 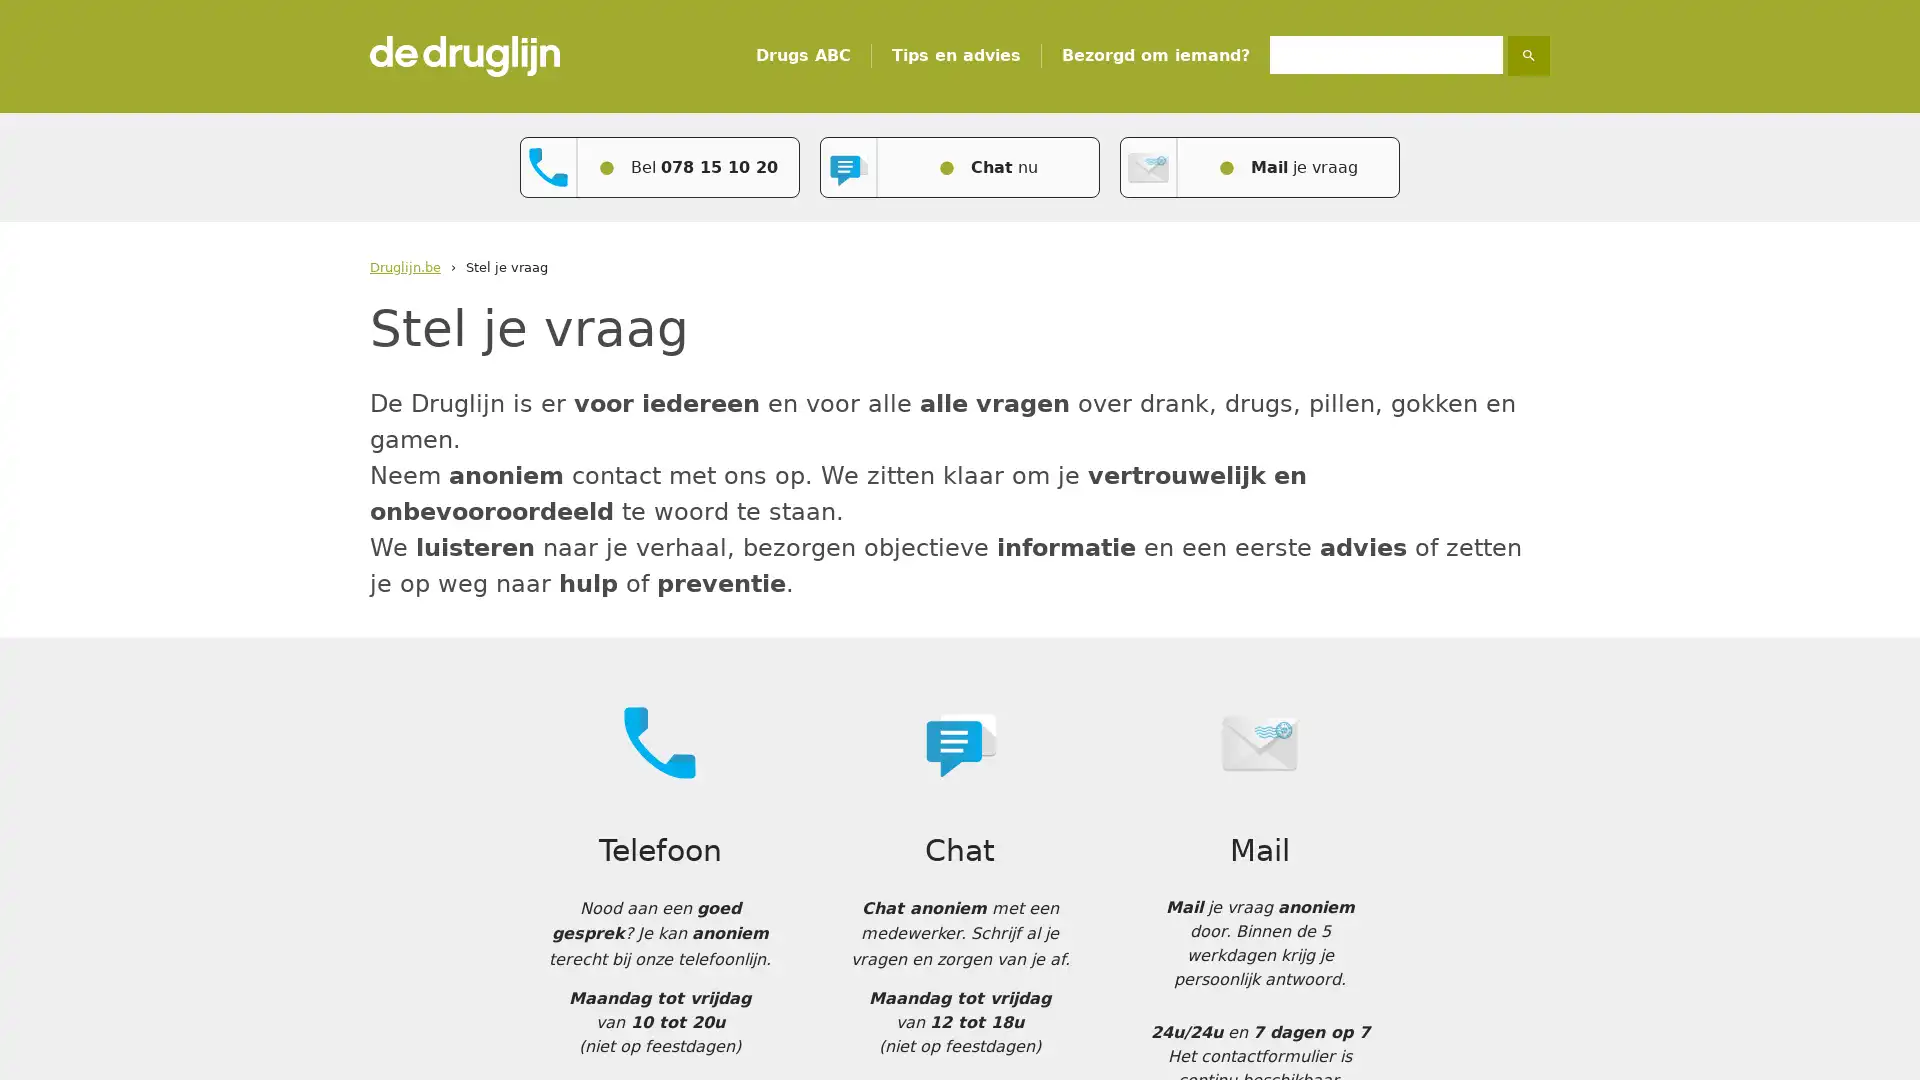 What do you see at coordinates (960, 166) in the screenshot?
I see `Chat nu` at bounding box center [960, 166].